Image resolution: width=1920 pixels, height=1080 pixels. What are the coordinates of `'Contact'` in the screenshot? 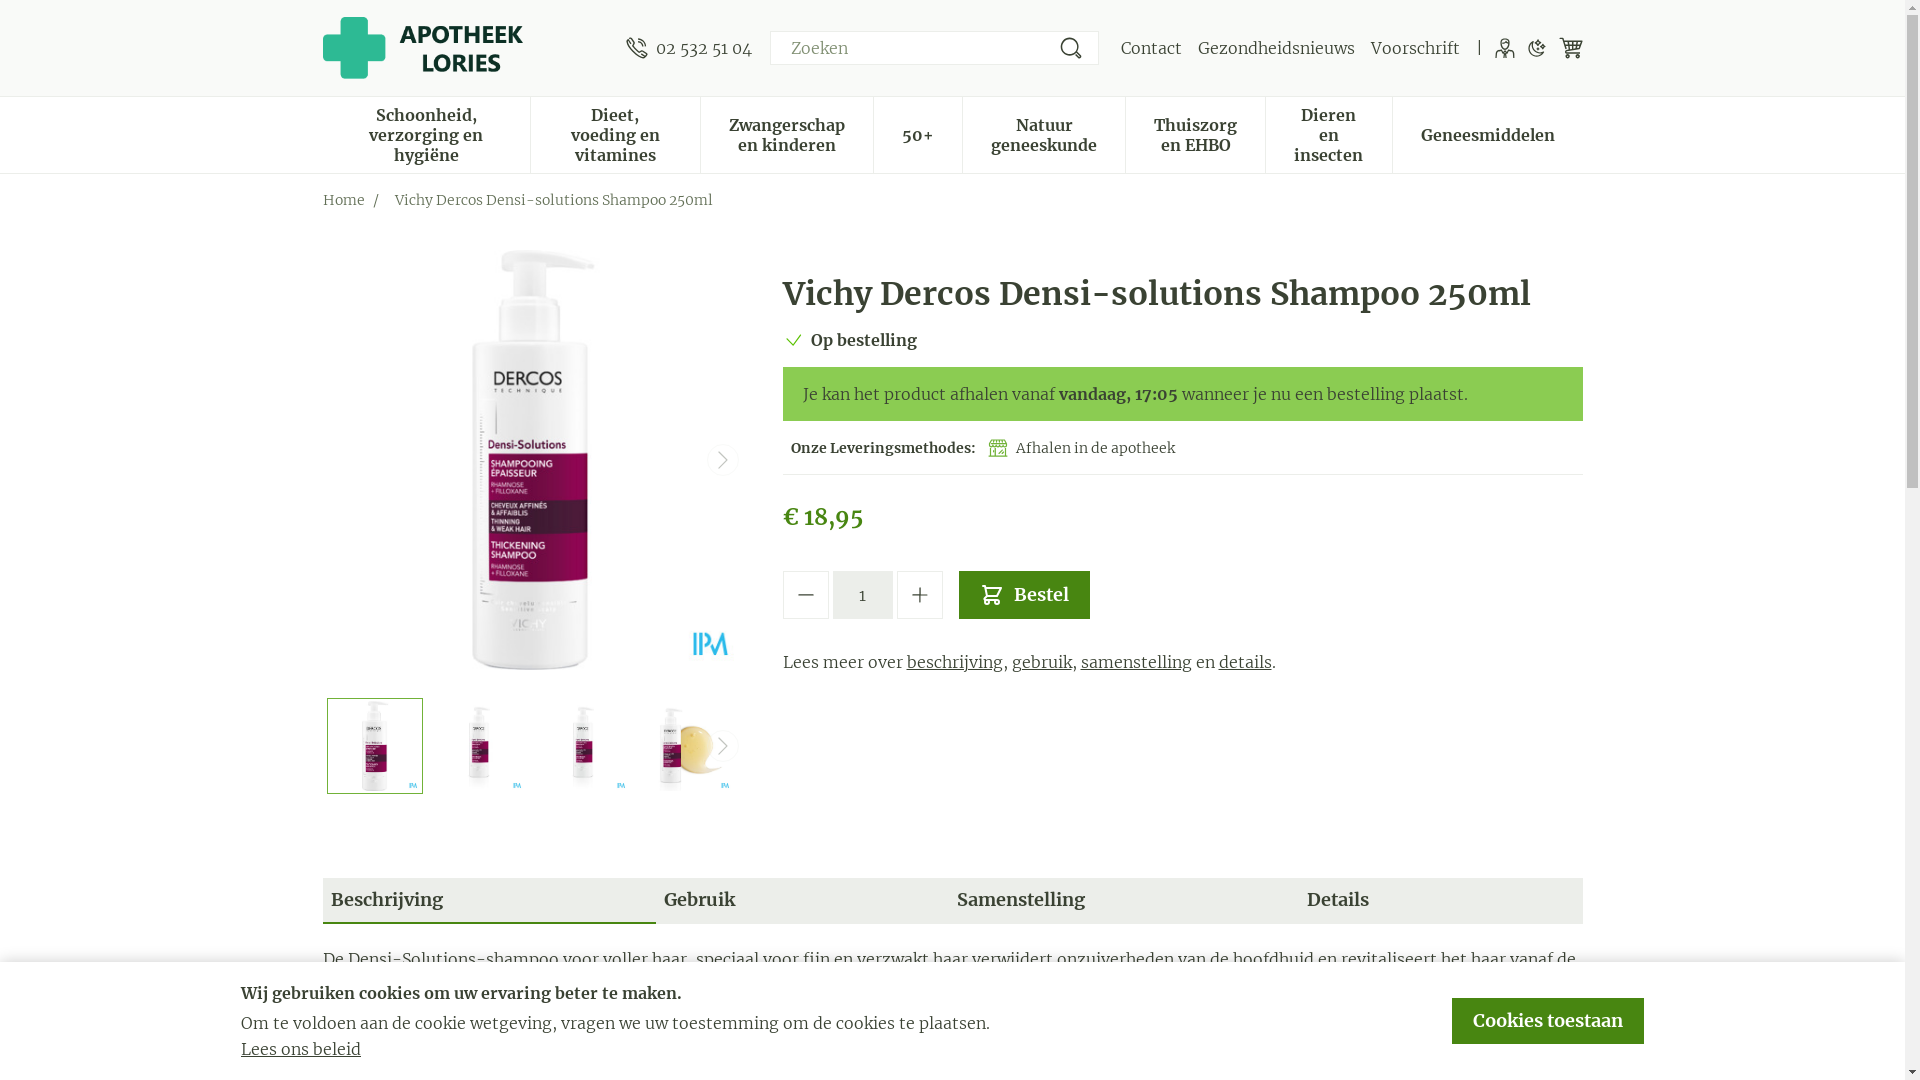 It's located at (1150, 46).